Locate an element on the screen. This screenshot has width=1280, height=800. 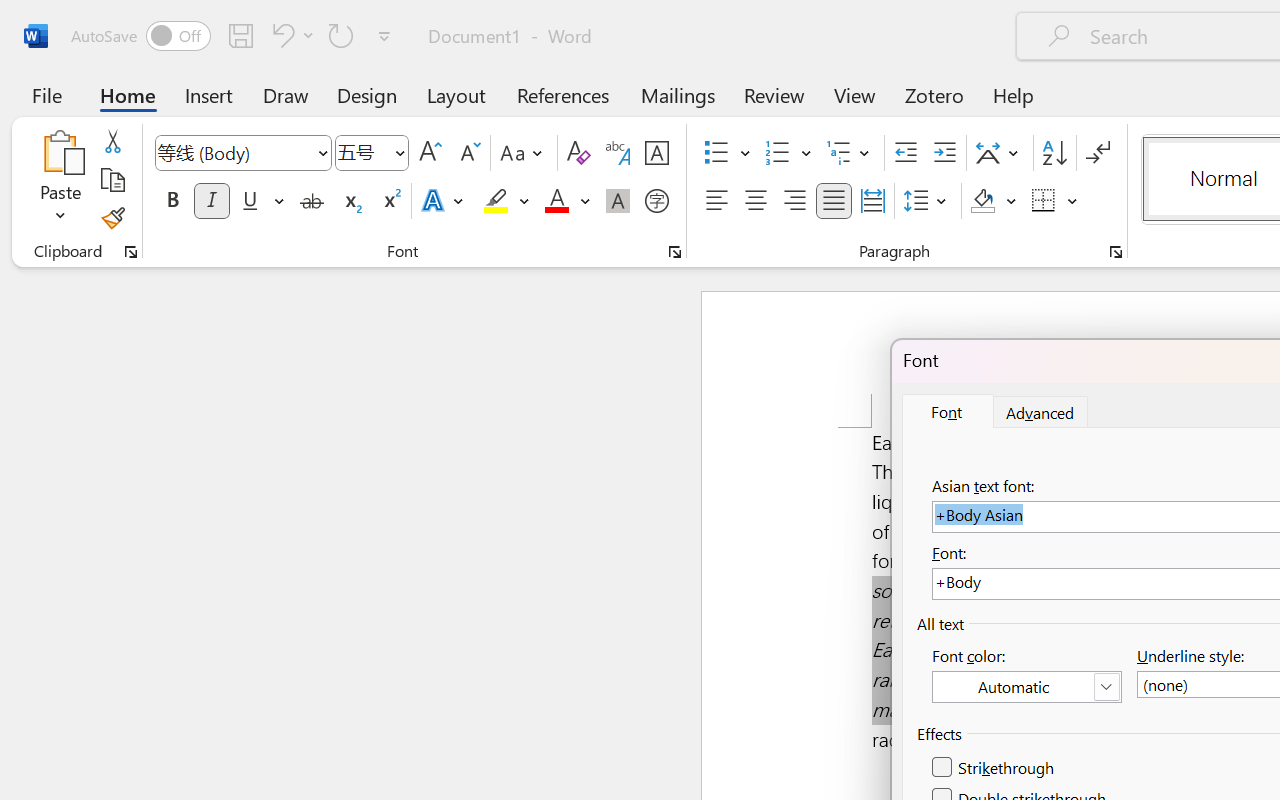
'Format Painter' is located at coordinates (111, 218).